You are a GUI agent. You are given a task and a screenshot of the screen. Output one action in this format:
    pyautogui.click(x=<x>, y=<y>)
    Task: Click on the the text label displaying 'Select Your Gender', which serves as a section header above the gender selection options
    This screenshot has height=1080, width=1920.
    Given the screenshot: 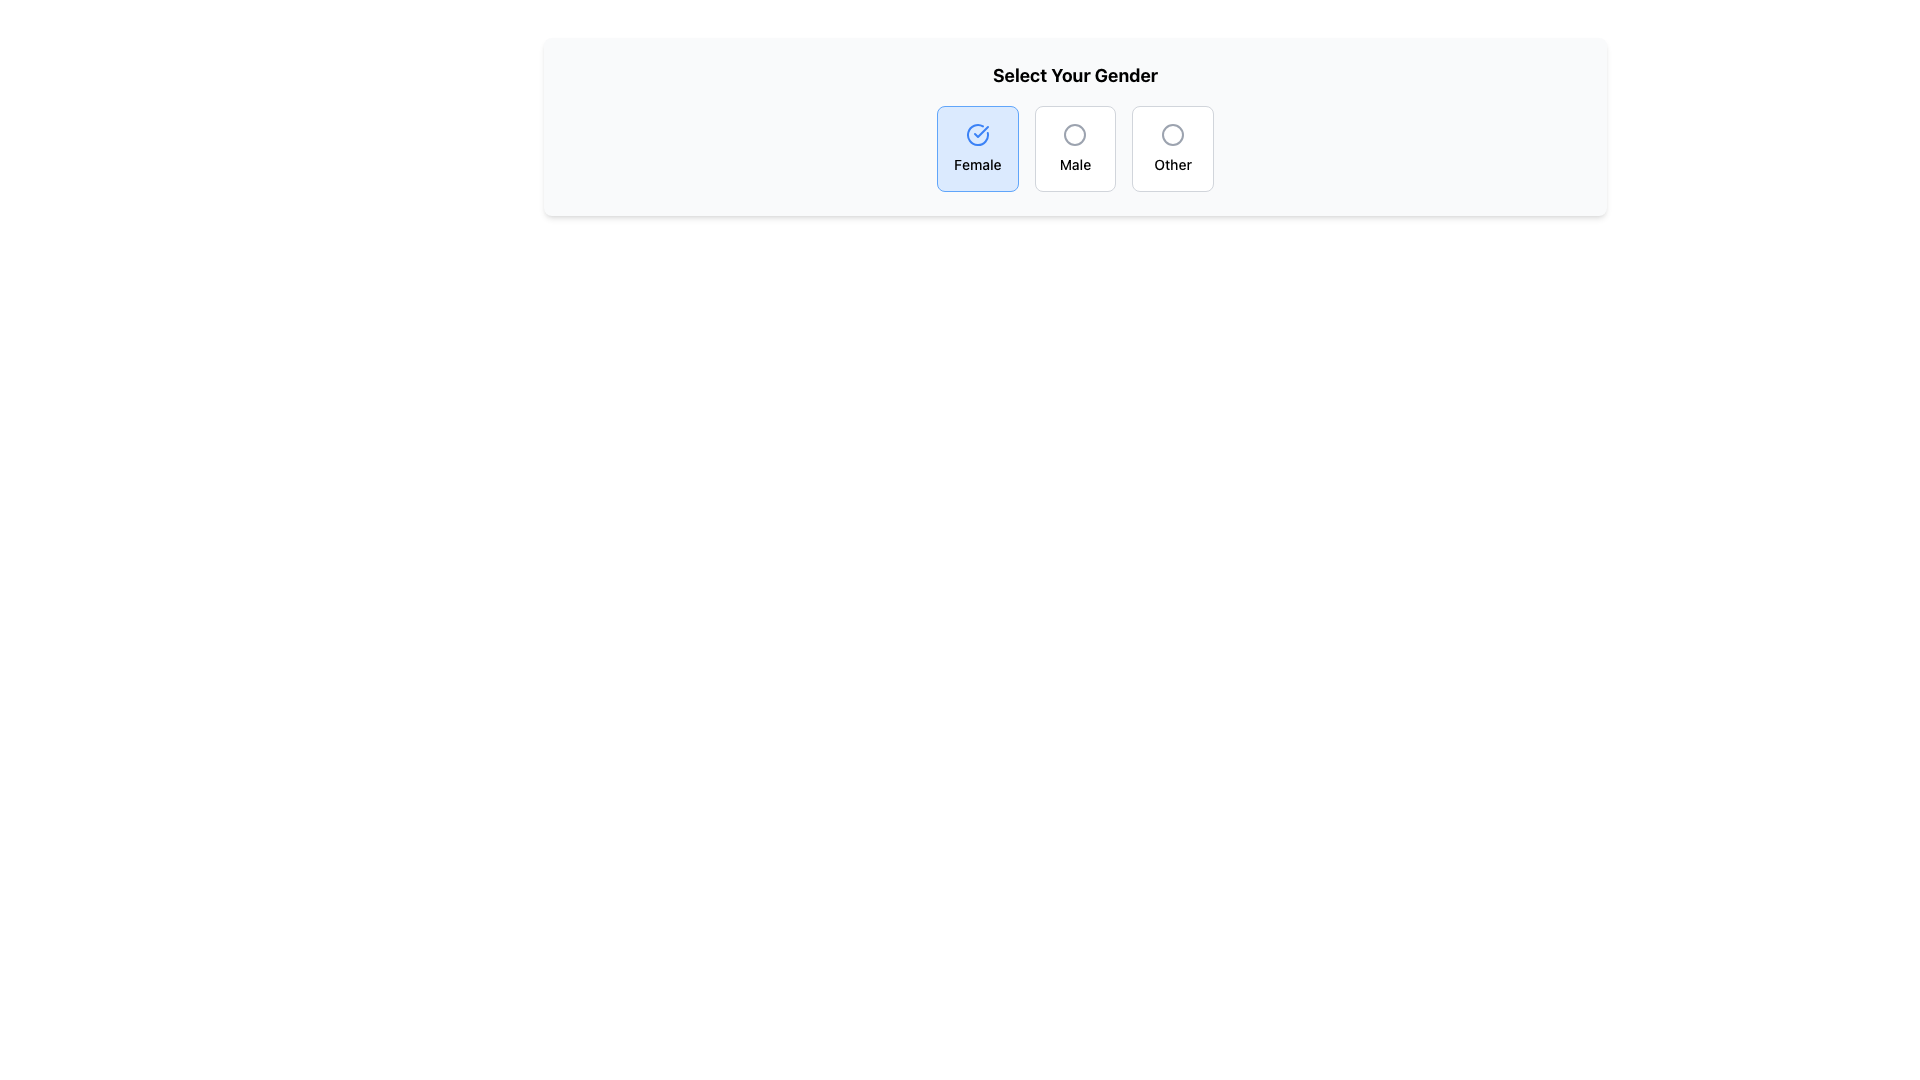 What is the action you would take?
    pyautogui.click(x=1074, y=75)
    